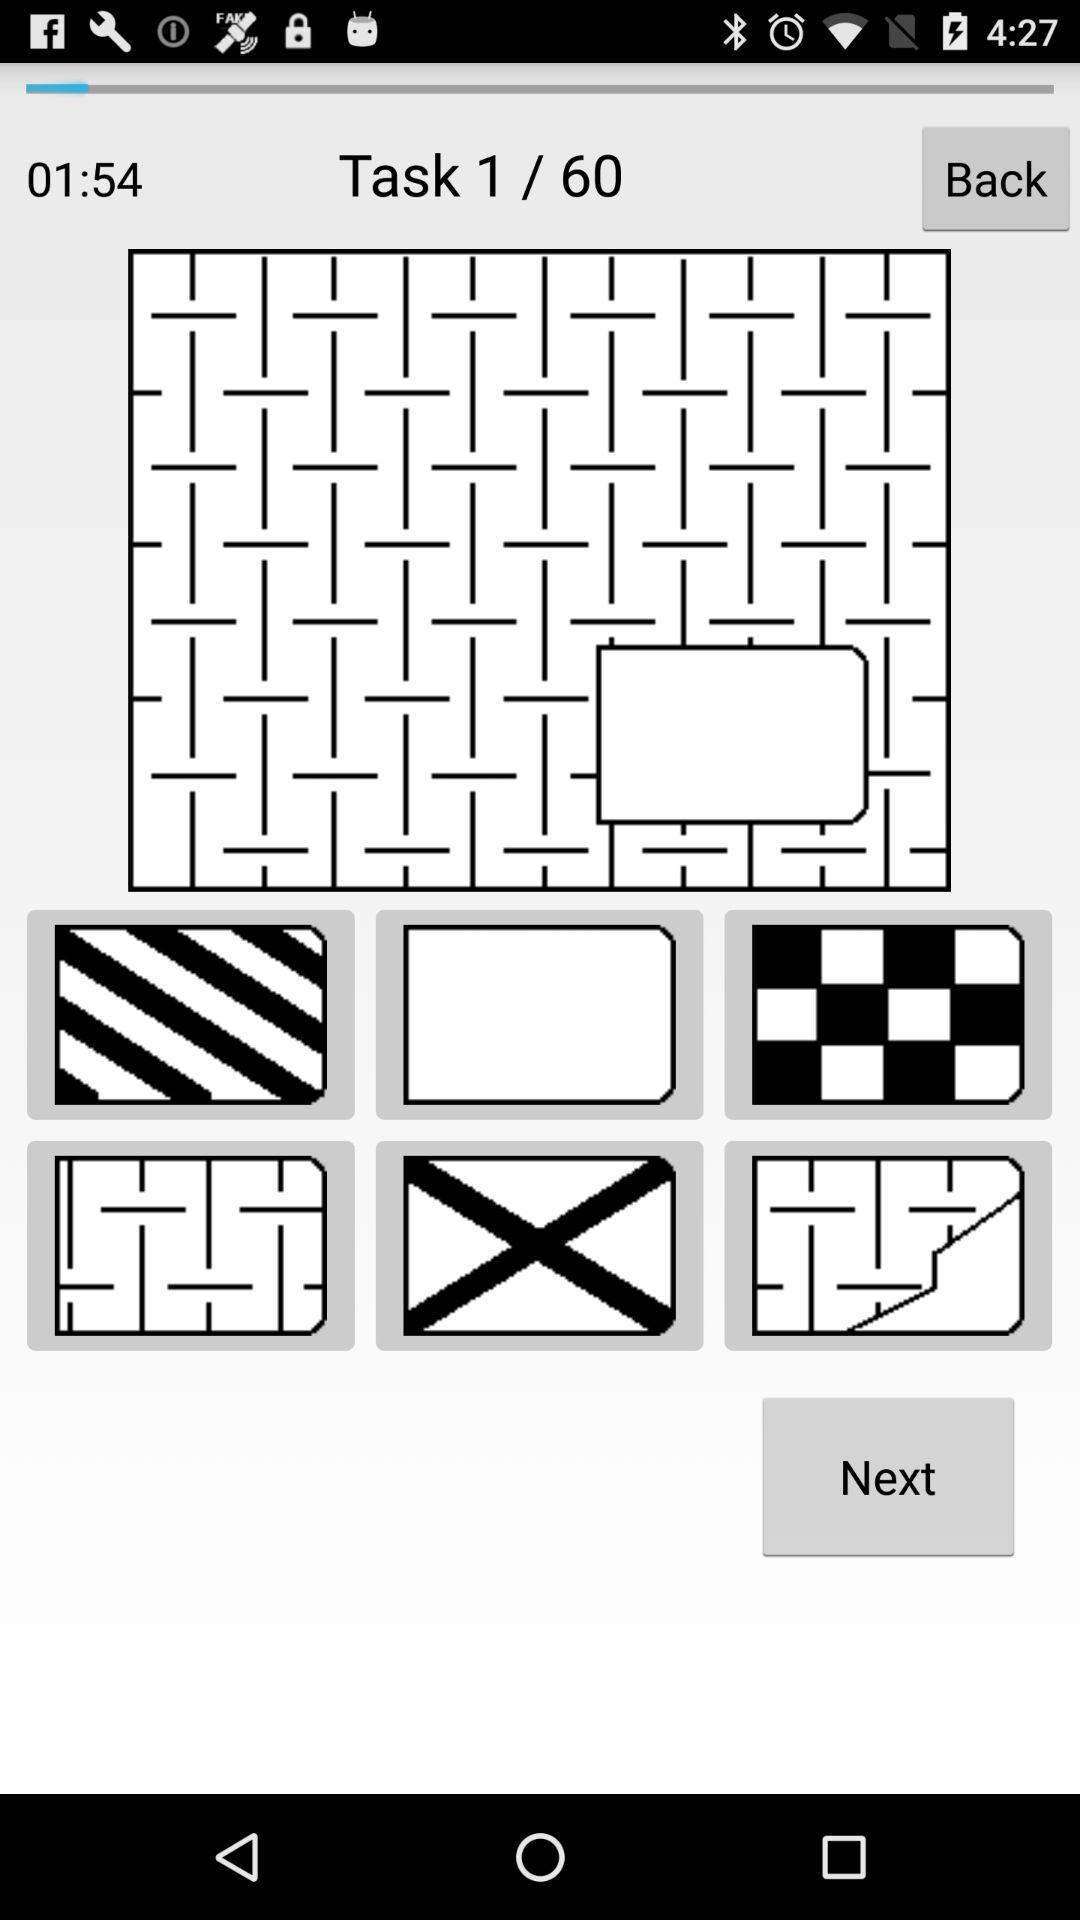  I want to click on the next, so click(887, 1476).